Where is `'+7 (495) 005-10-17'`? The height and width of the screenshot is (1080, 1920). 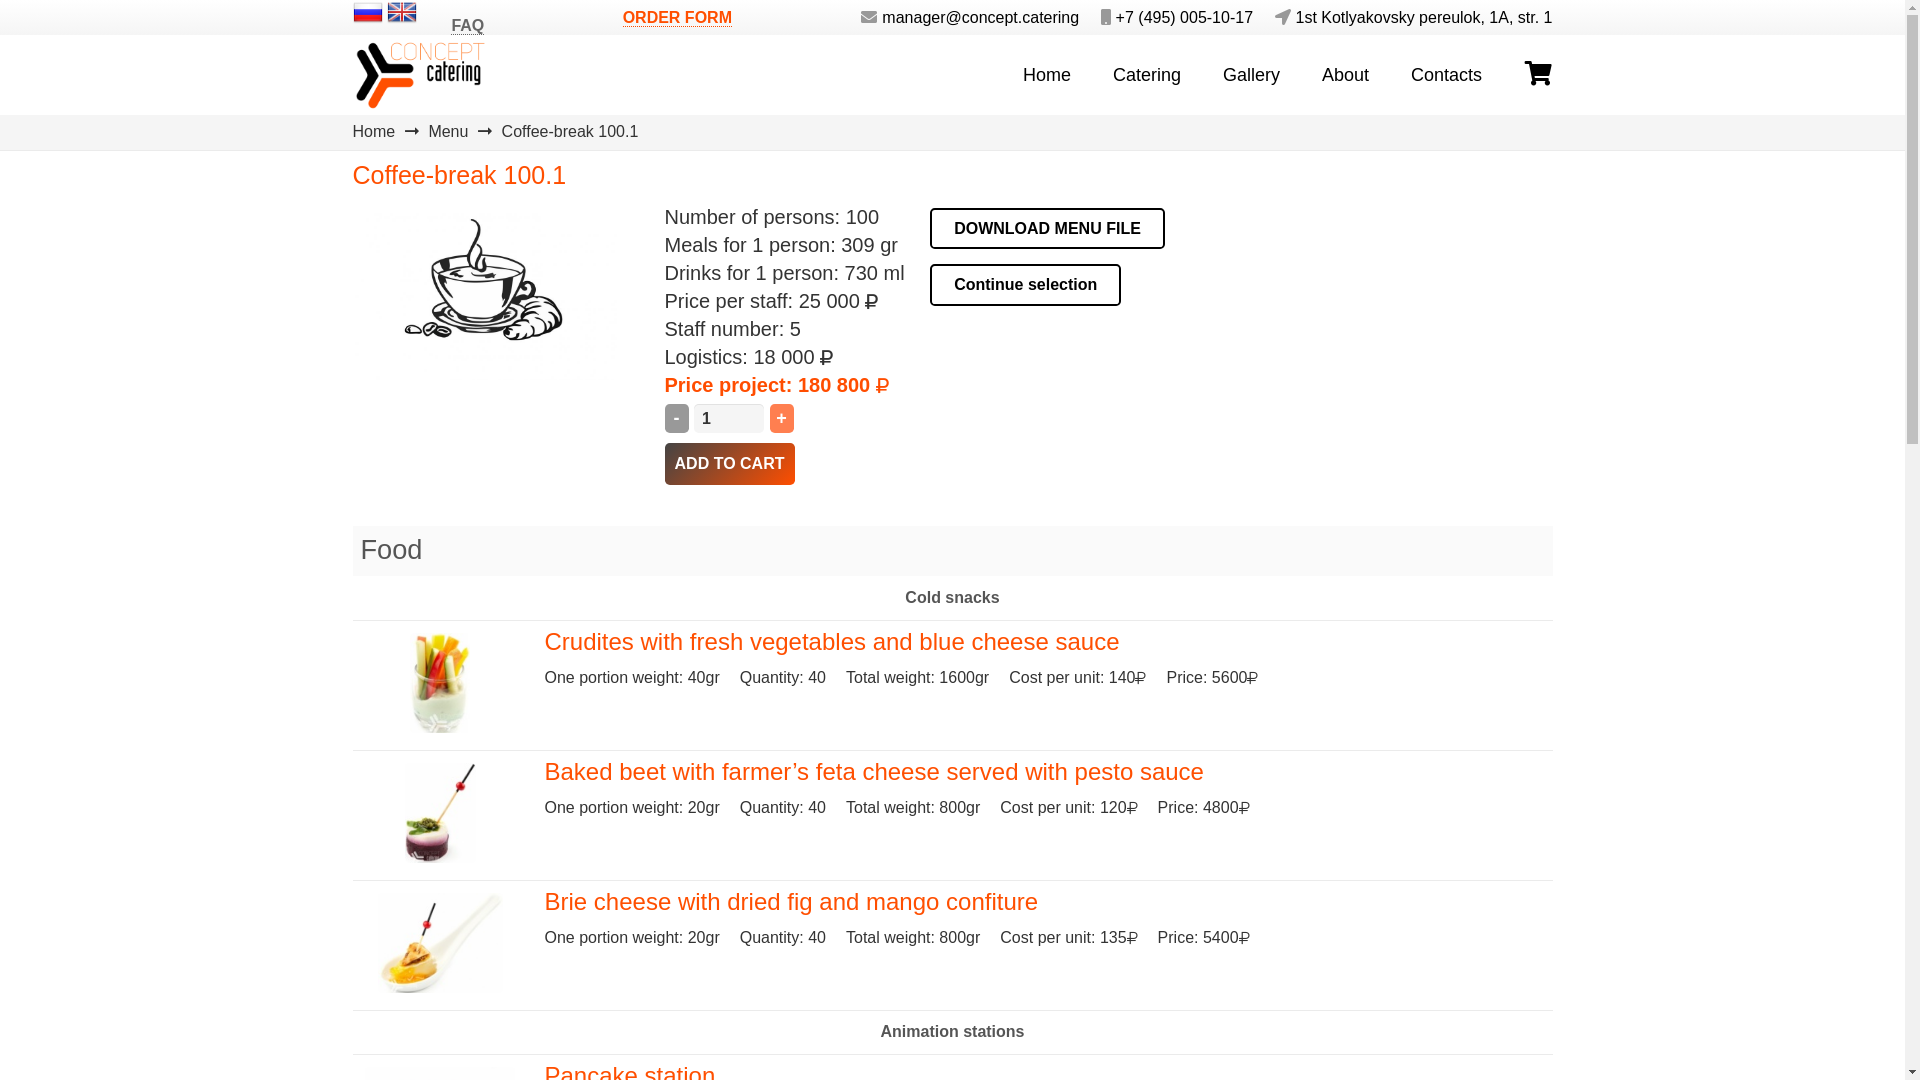
'+7 (495) 005-10-17' is located at coordinates (1083, 16).